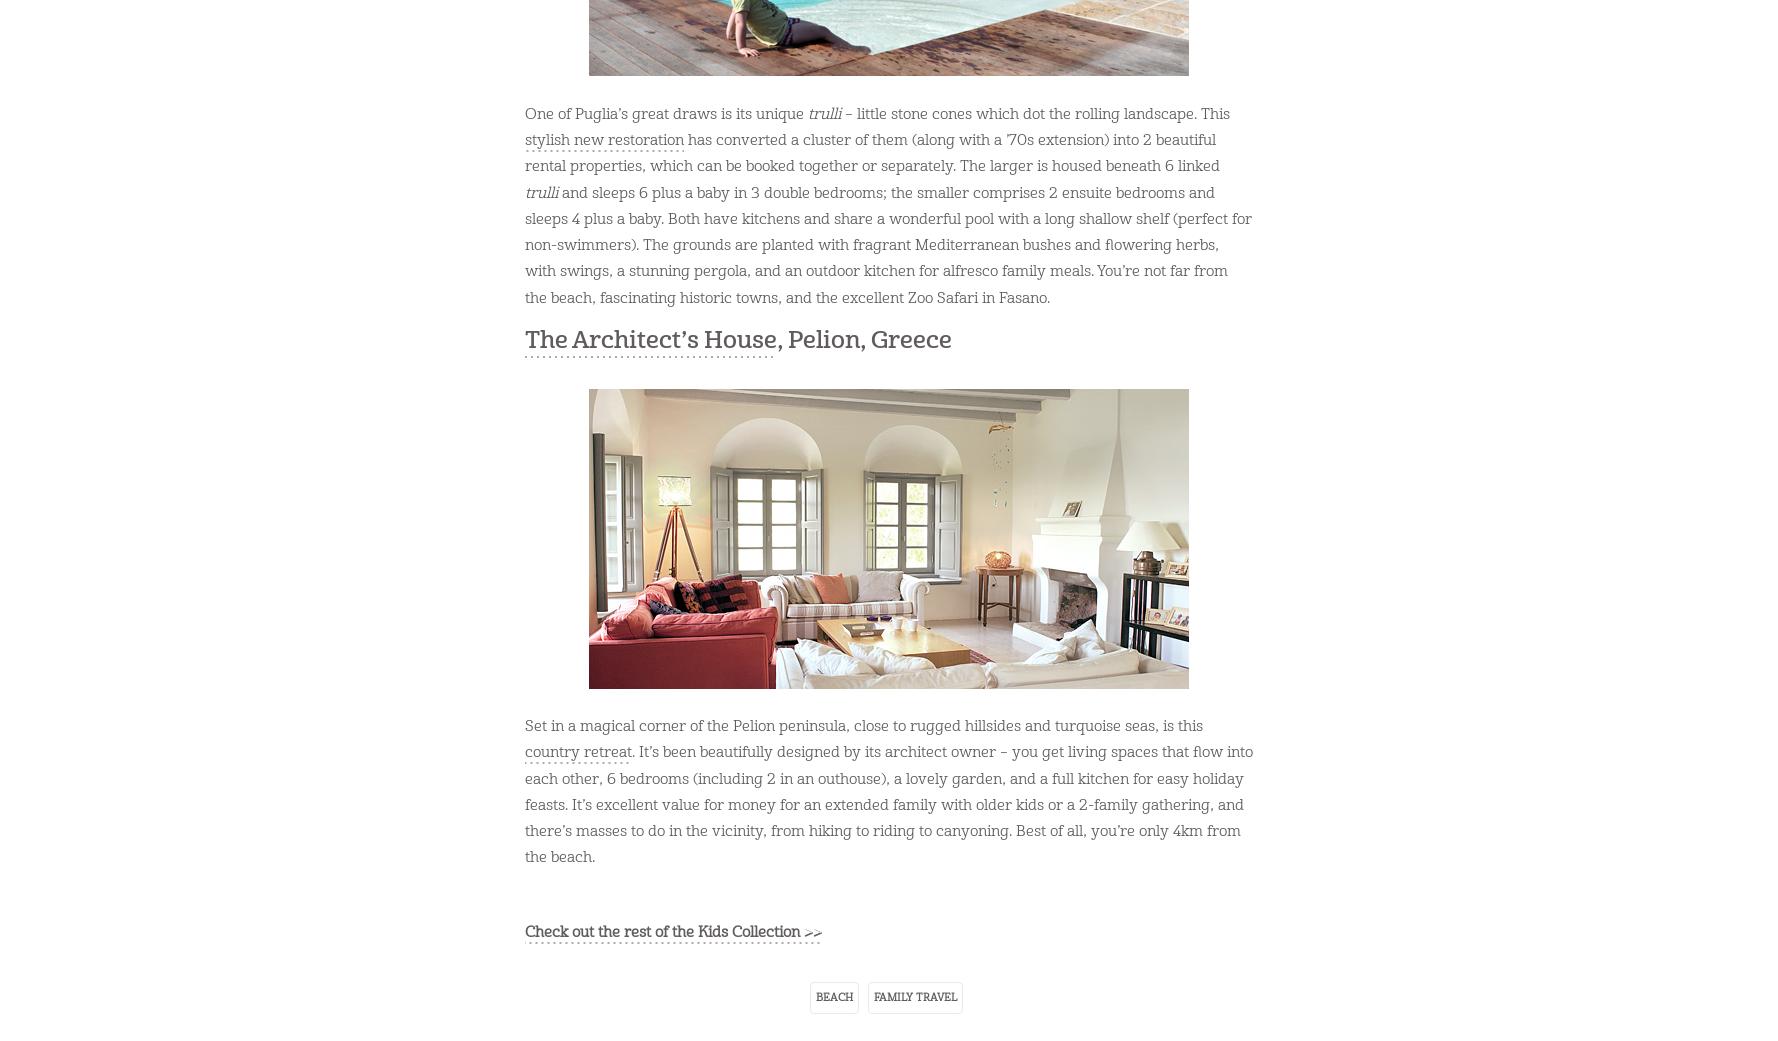  What do you see at coordinates (650, 339) in the screenshot?
I see `'The Architect’s House'` at bounding box center [650, 339].